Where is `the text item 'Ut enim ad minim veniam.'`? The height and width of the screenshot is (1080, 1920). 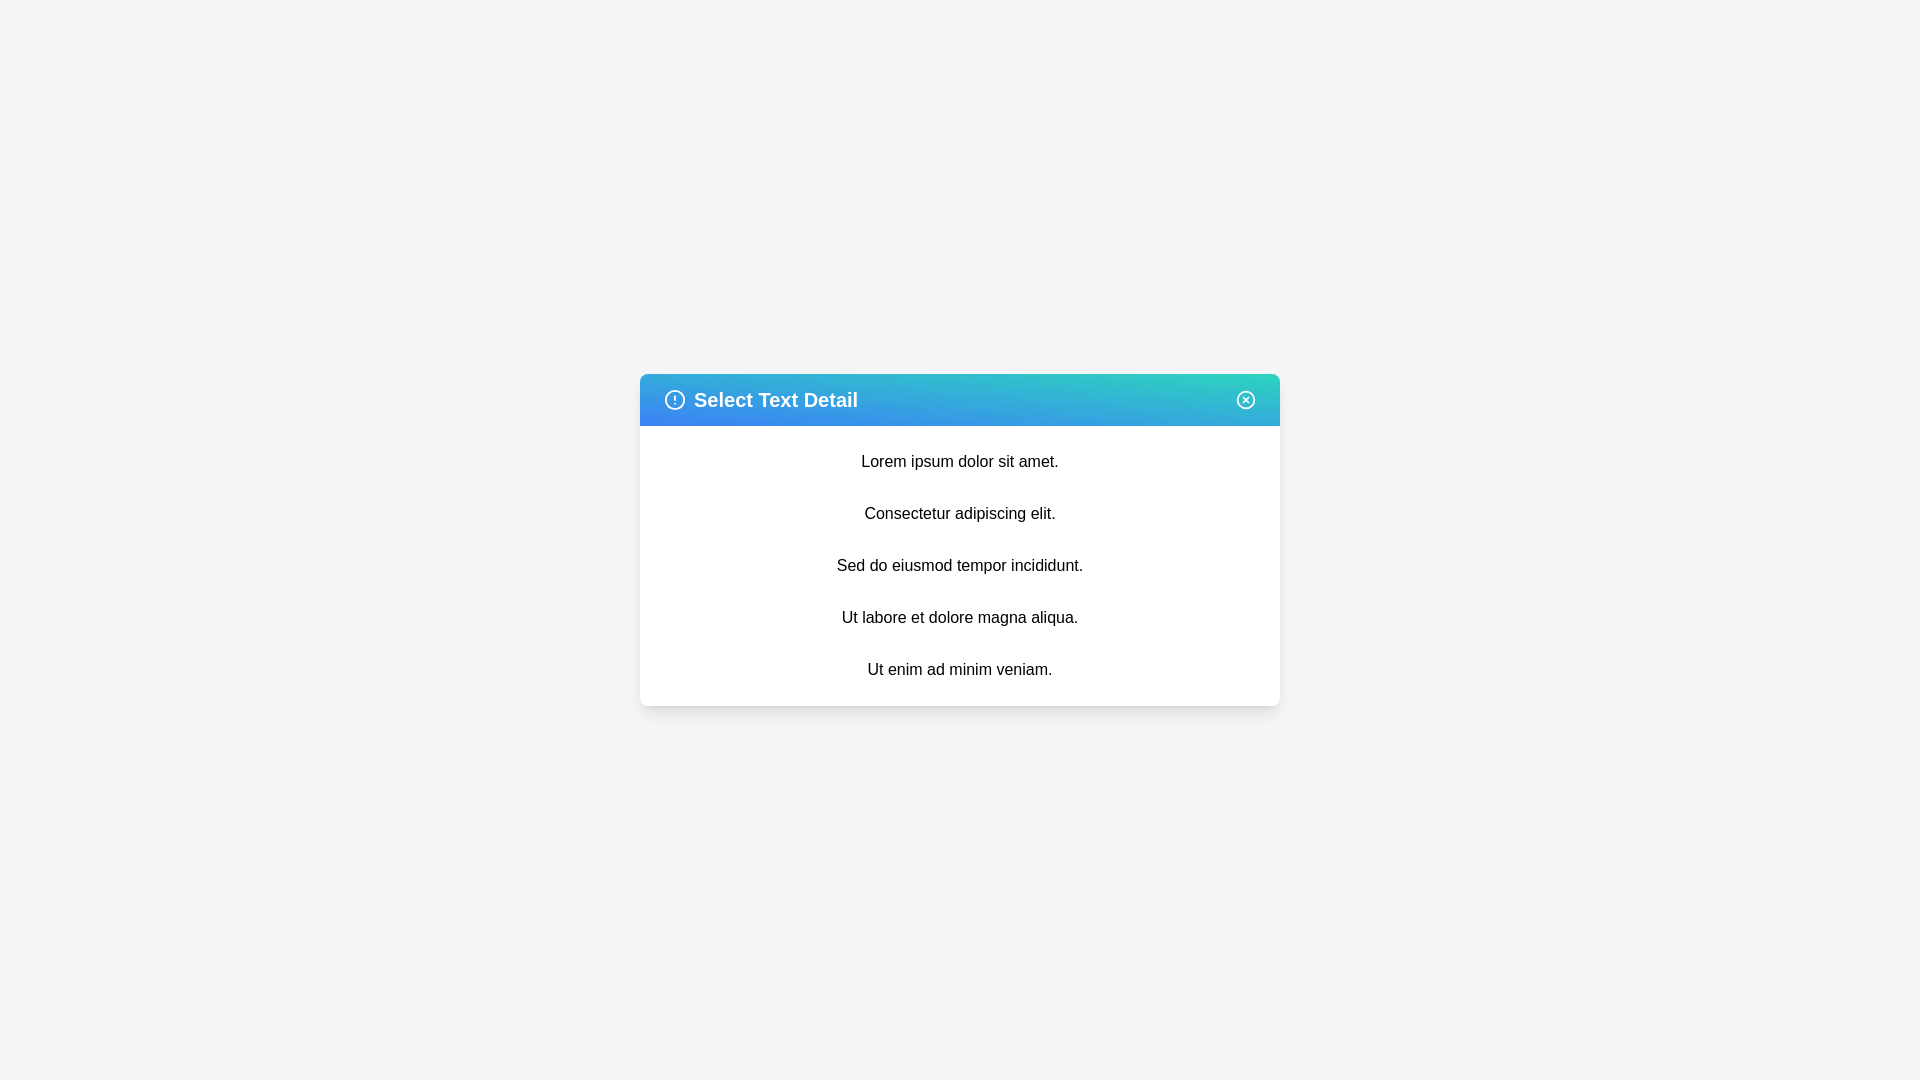
the text item 'Ut enim ad minim veniam.' is located at coordinates (960, 670).